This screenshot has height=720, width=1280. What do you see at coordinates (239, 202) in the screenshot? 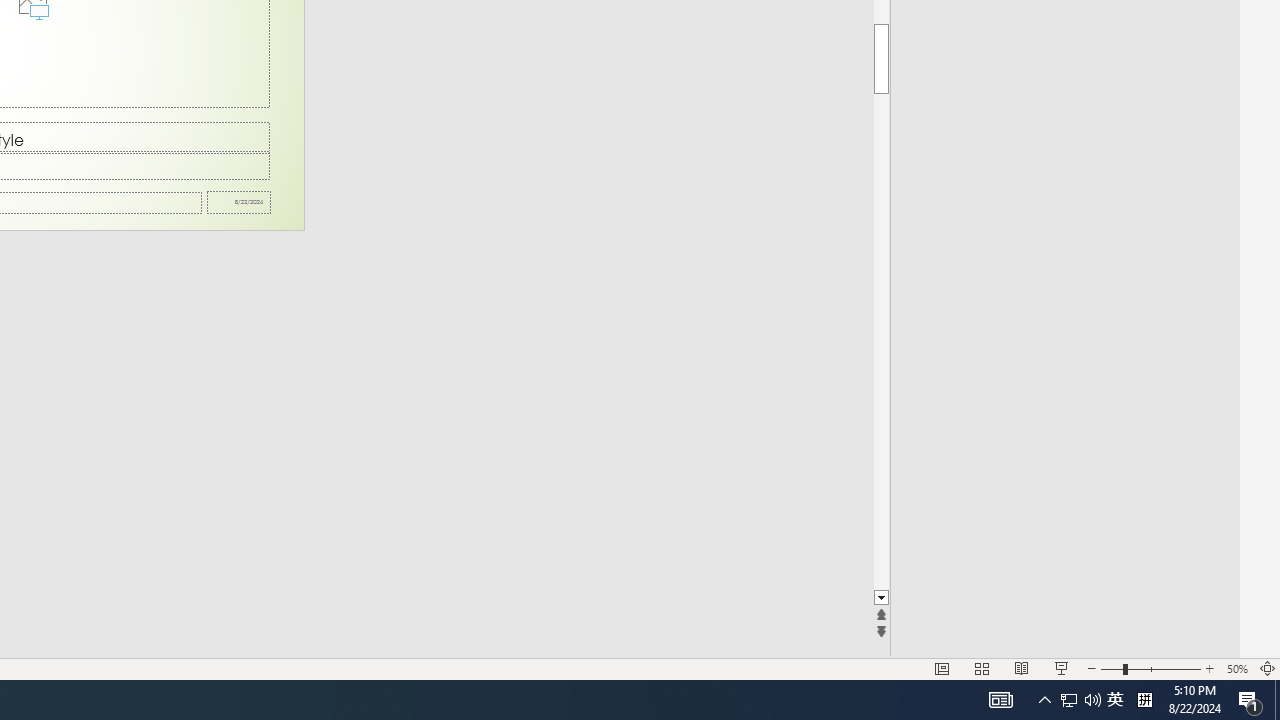
I see `'Date'` at bounding box center [239, 202].